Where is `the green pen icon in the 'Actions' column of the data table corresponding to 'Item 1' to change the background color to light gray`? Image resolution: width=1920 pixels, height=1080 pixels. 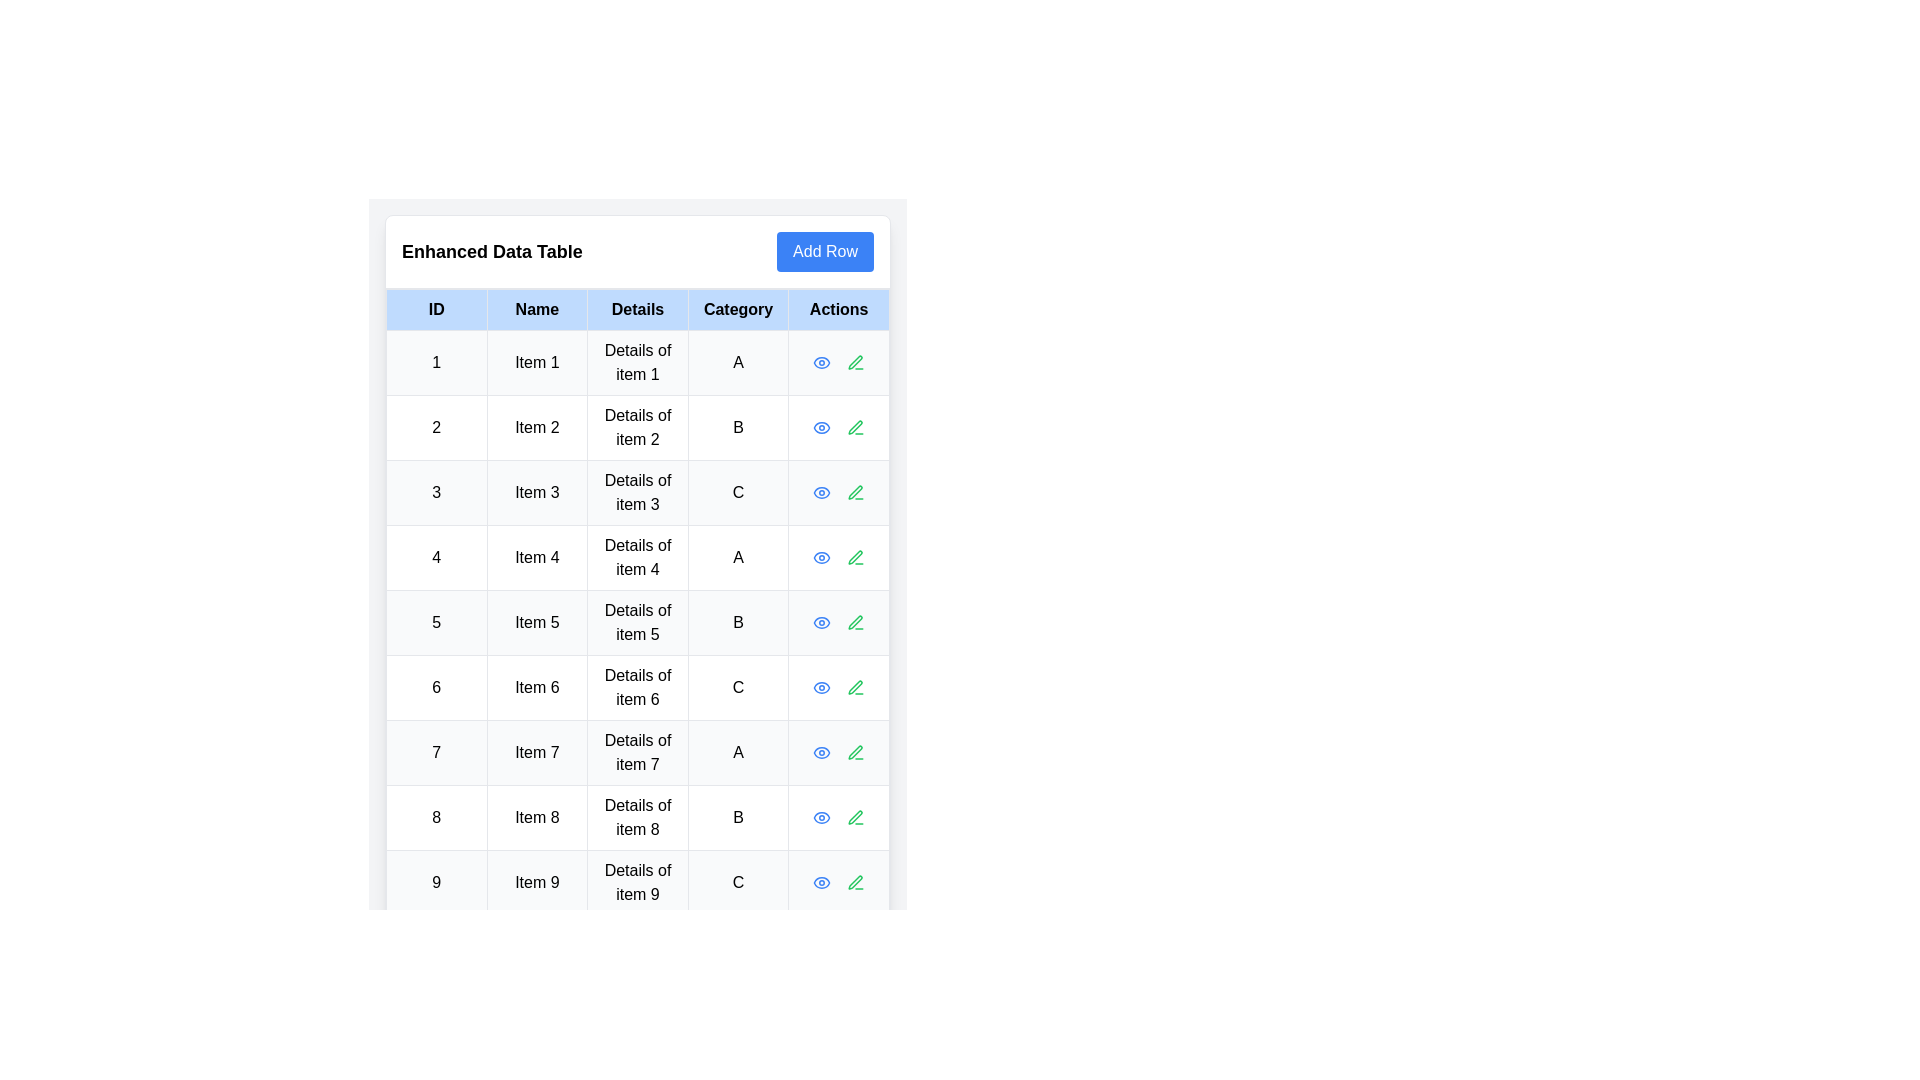 the green pen icon in the 'Actions' column of the data table corresponding to 'Item 1' to change the background color to light gray is located at coordinates (856, 362).